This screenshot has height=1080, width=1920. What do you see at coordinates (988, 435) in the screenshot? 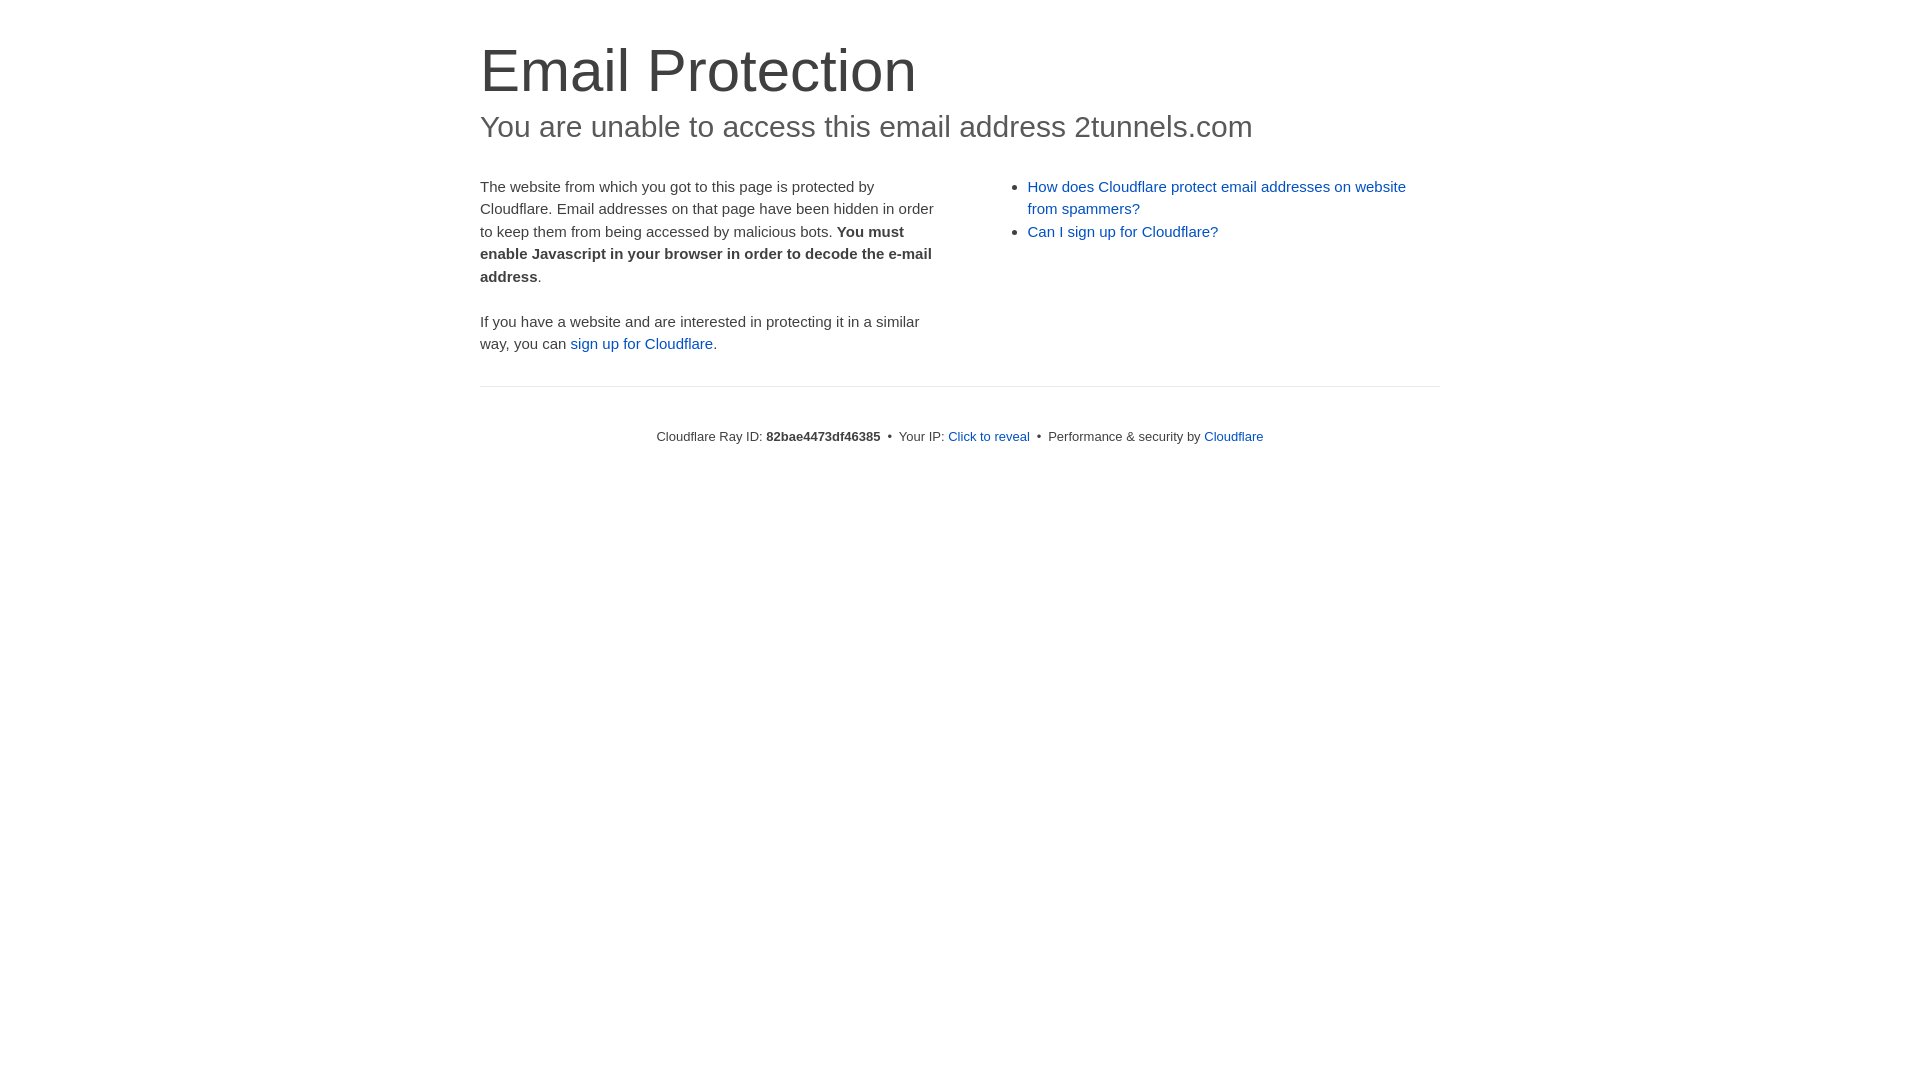
I see `'Click to reveal'` at bounding box center [988, 435].